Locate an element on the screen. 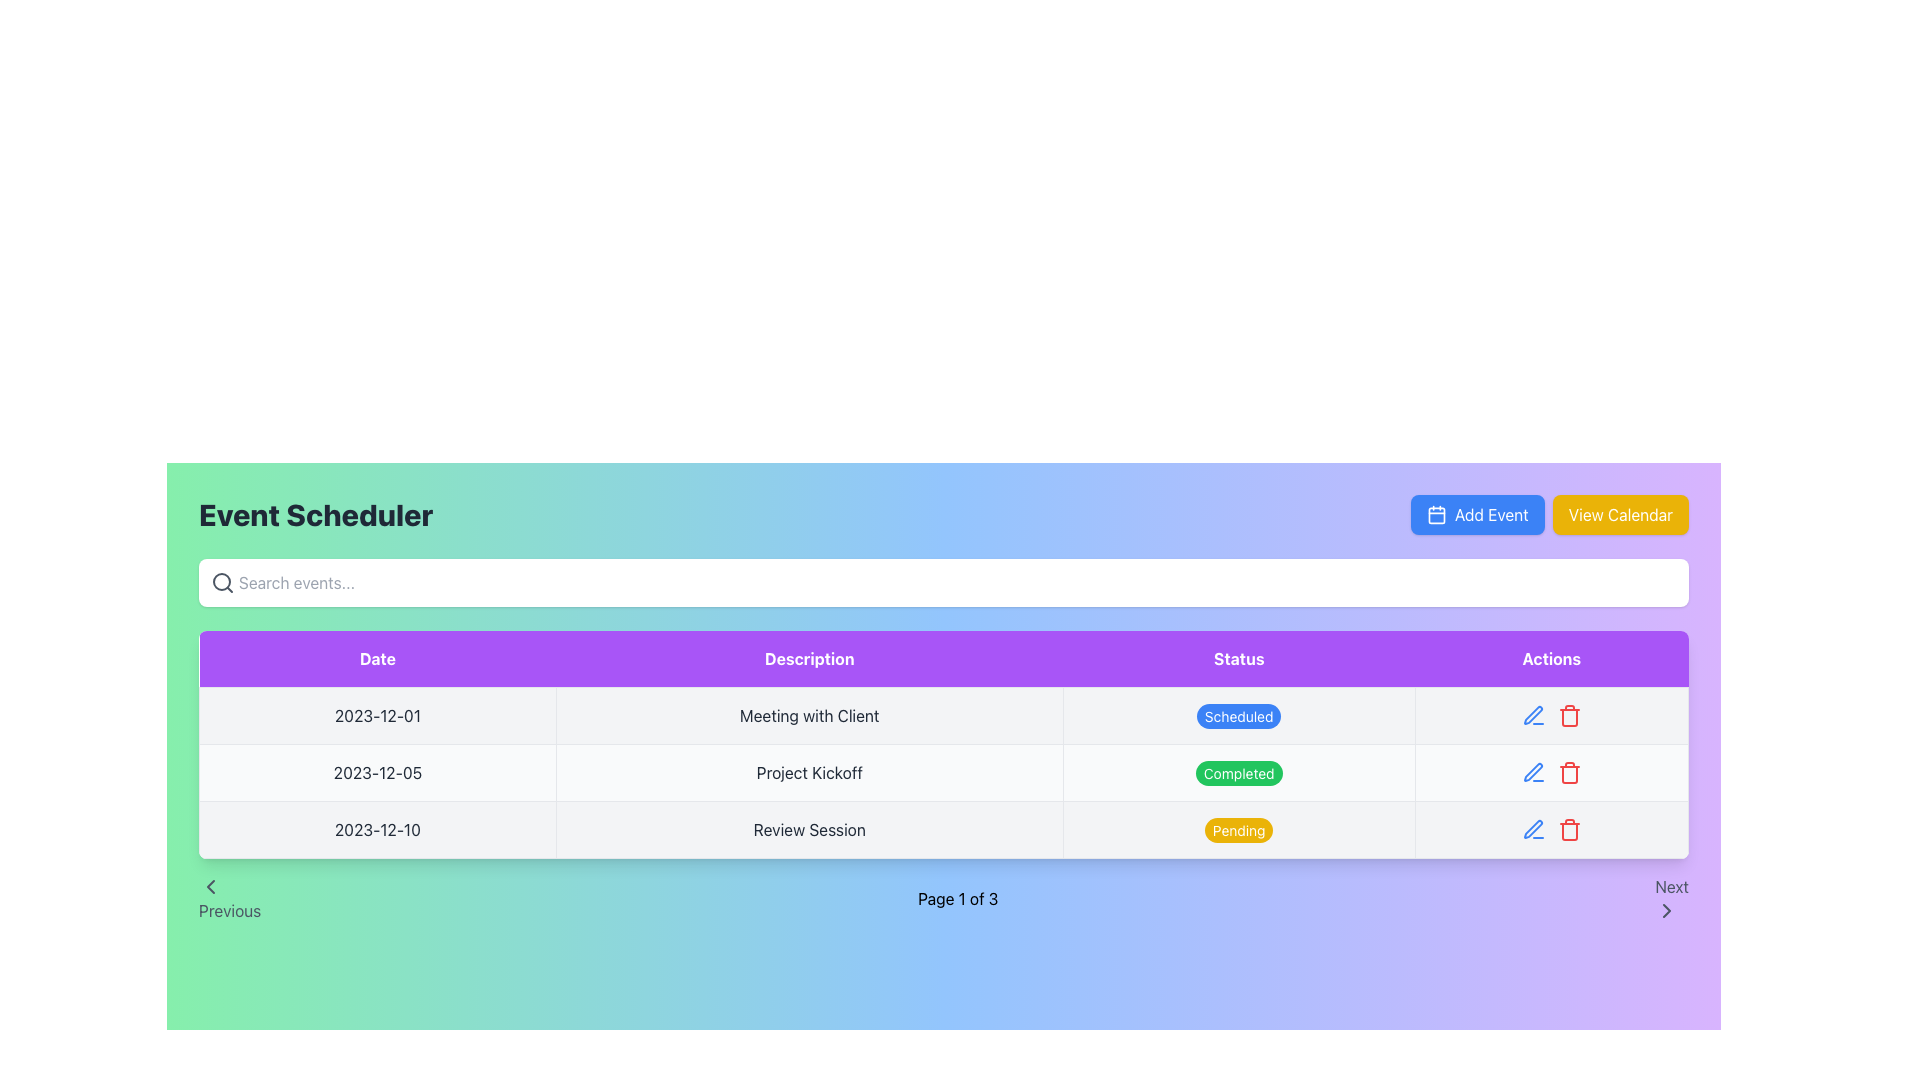 The height and width of the screenshot is (1080, 1920). the third row in the table that displays a scheduled event entry, allowing users is located at coordinates (943, 829).